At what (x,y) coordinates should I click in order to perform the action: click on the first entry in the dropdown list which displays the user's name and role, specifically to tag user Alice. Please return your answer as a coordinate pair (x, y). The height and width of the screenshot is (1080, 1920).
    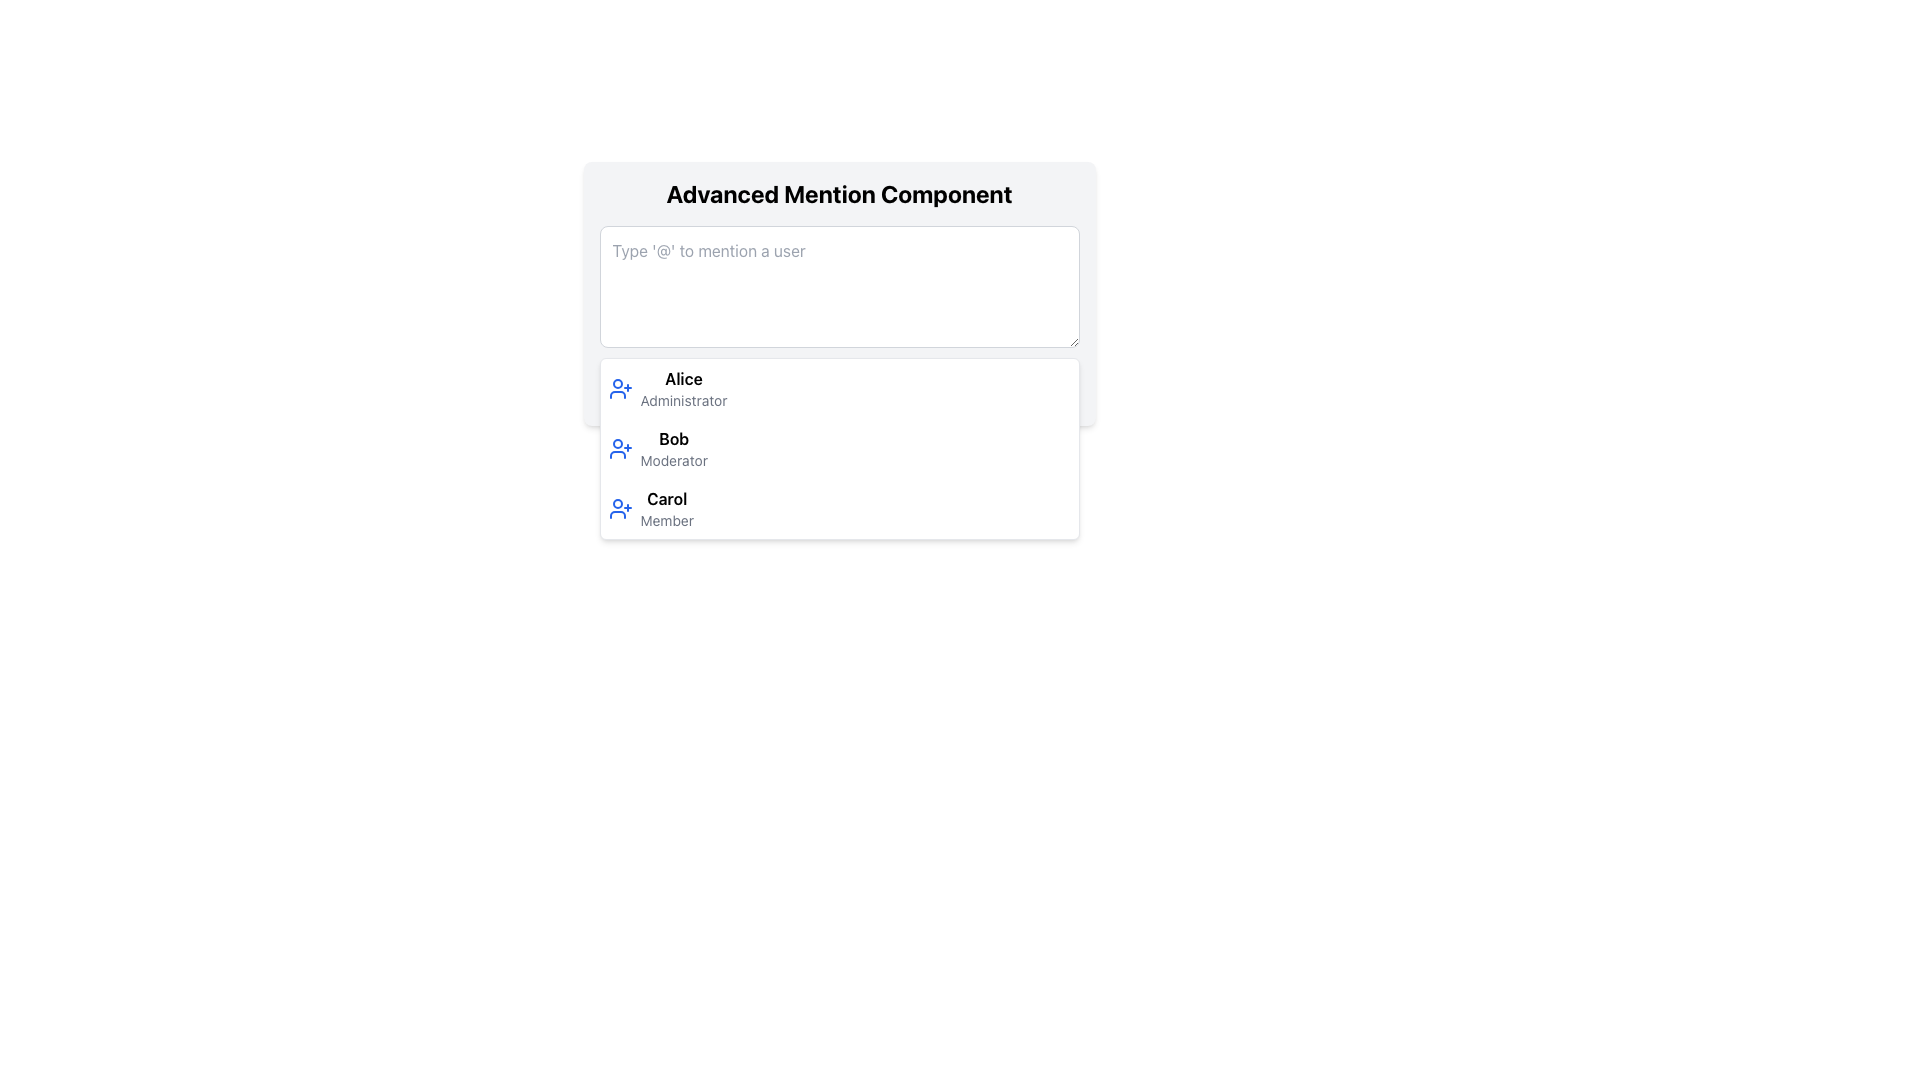
    Looking at the image, I should click on (683, 389).